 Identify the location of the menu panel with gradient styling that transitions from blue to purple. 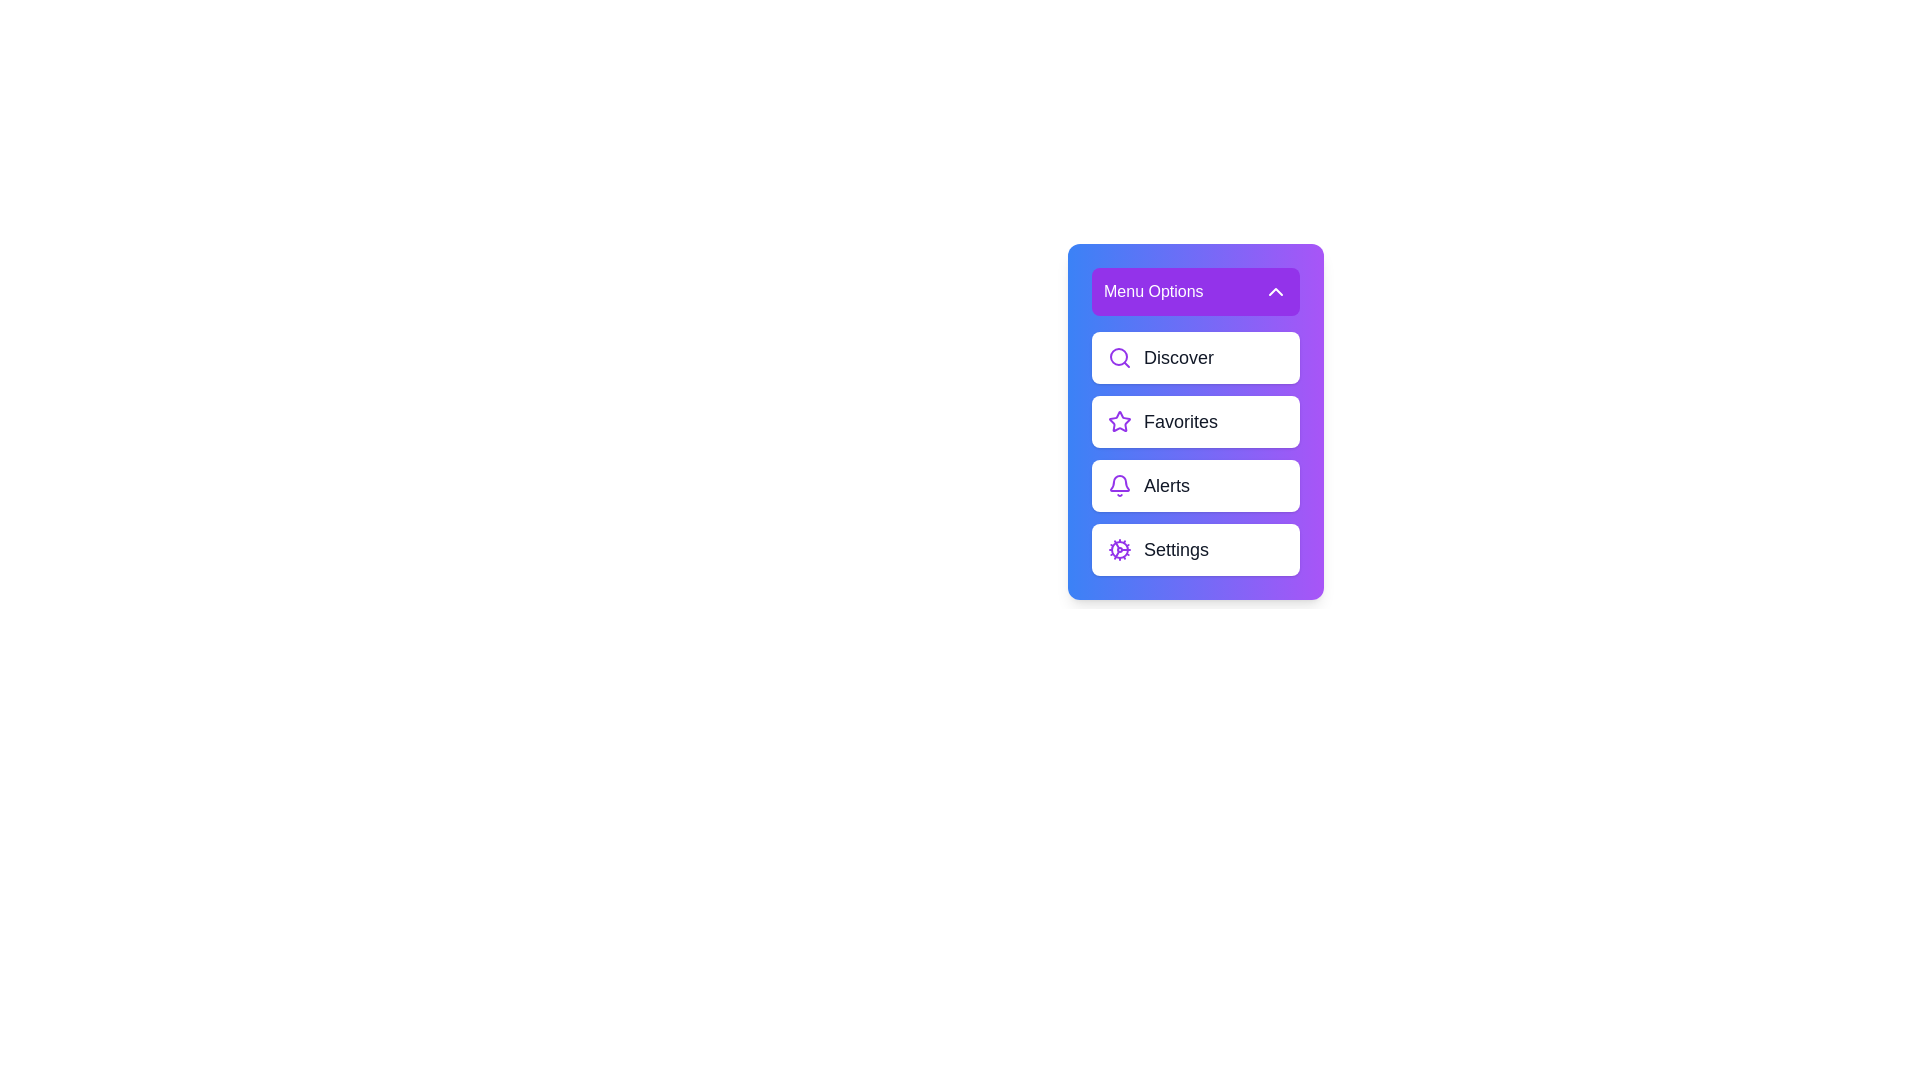
(1195, 420).